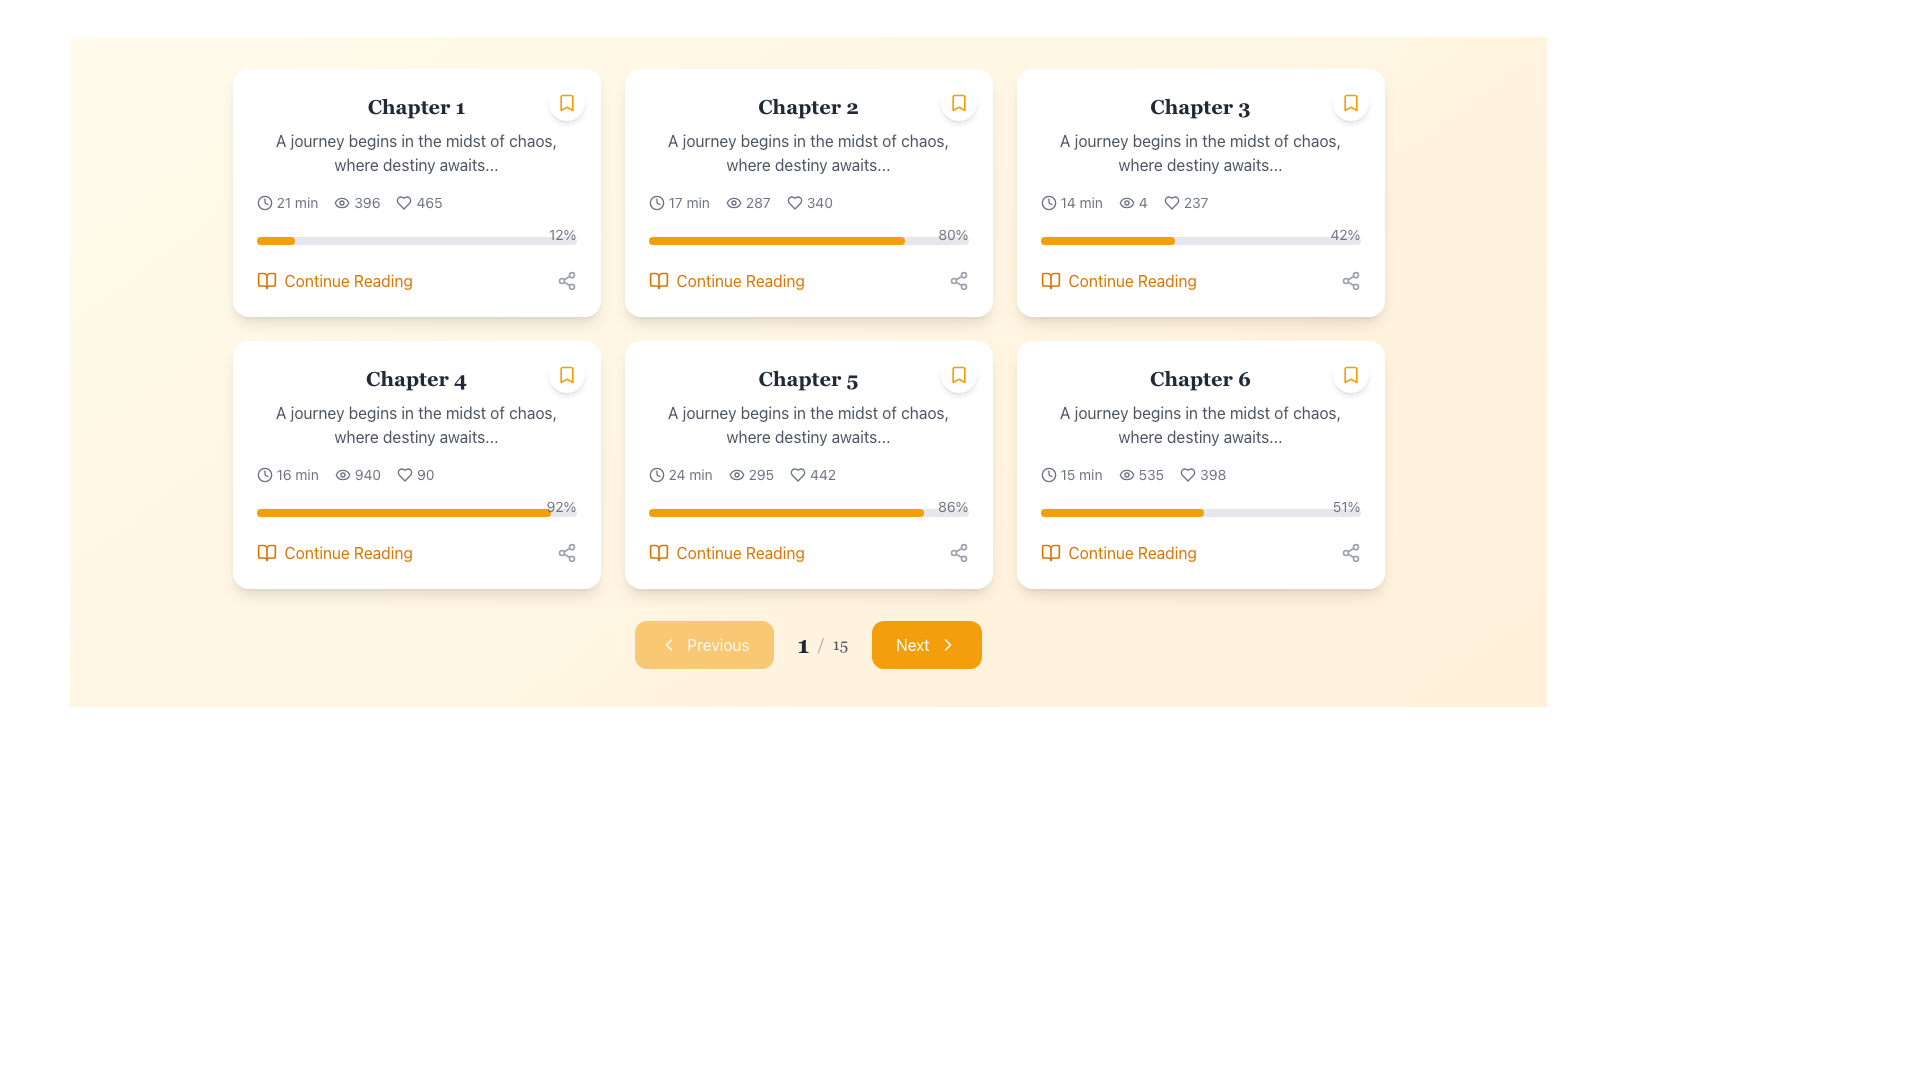  What do you see at coordinates (797, 474) in the screenshot?
I see `the heart-shaped SVG icon representing a 'like' or 'favorite' function, which is located to the left of the number '442' in the Chapter 5 card within the grid layout` at bounding box center [797, 474].